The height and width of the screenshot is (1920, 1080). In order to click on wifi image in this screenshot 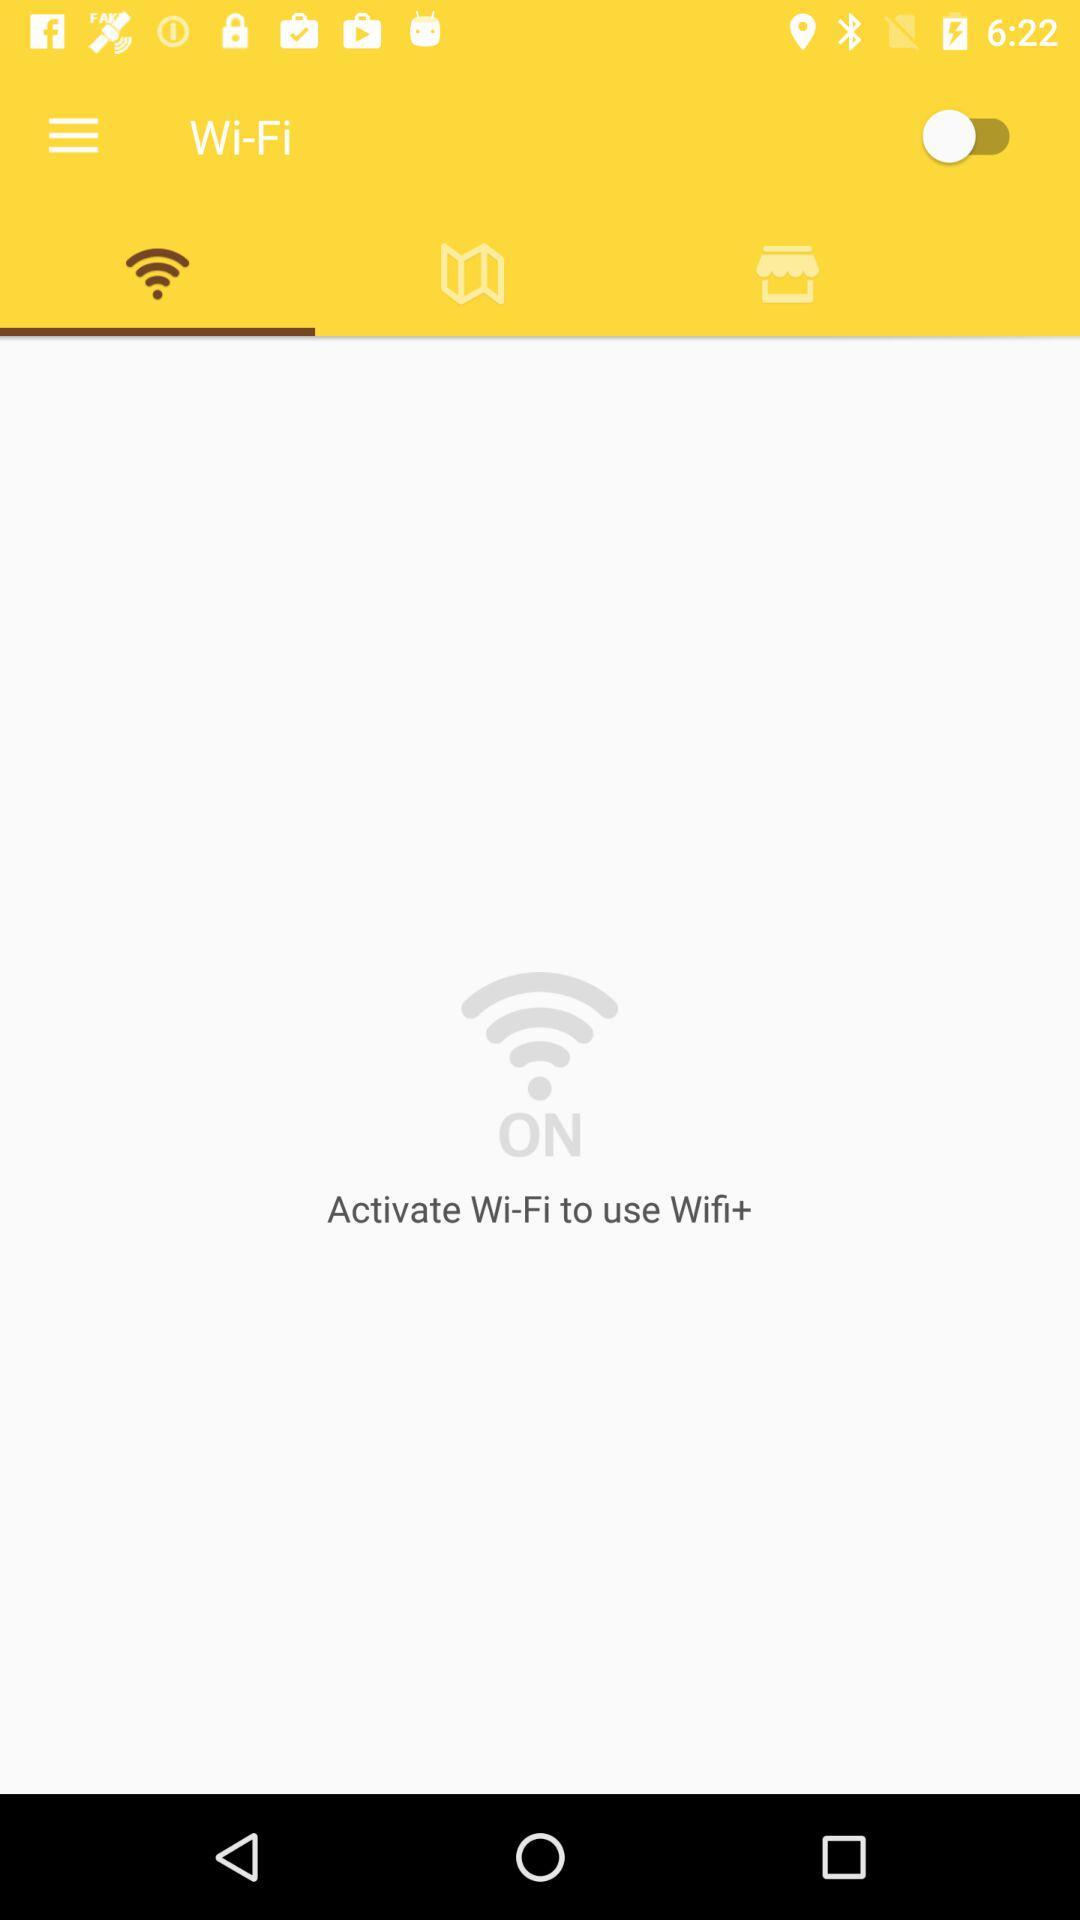, I will do `click(156, 272)`.